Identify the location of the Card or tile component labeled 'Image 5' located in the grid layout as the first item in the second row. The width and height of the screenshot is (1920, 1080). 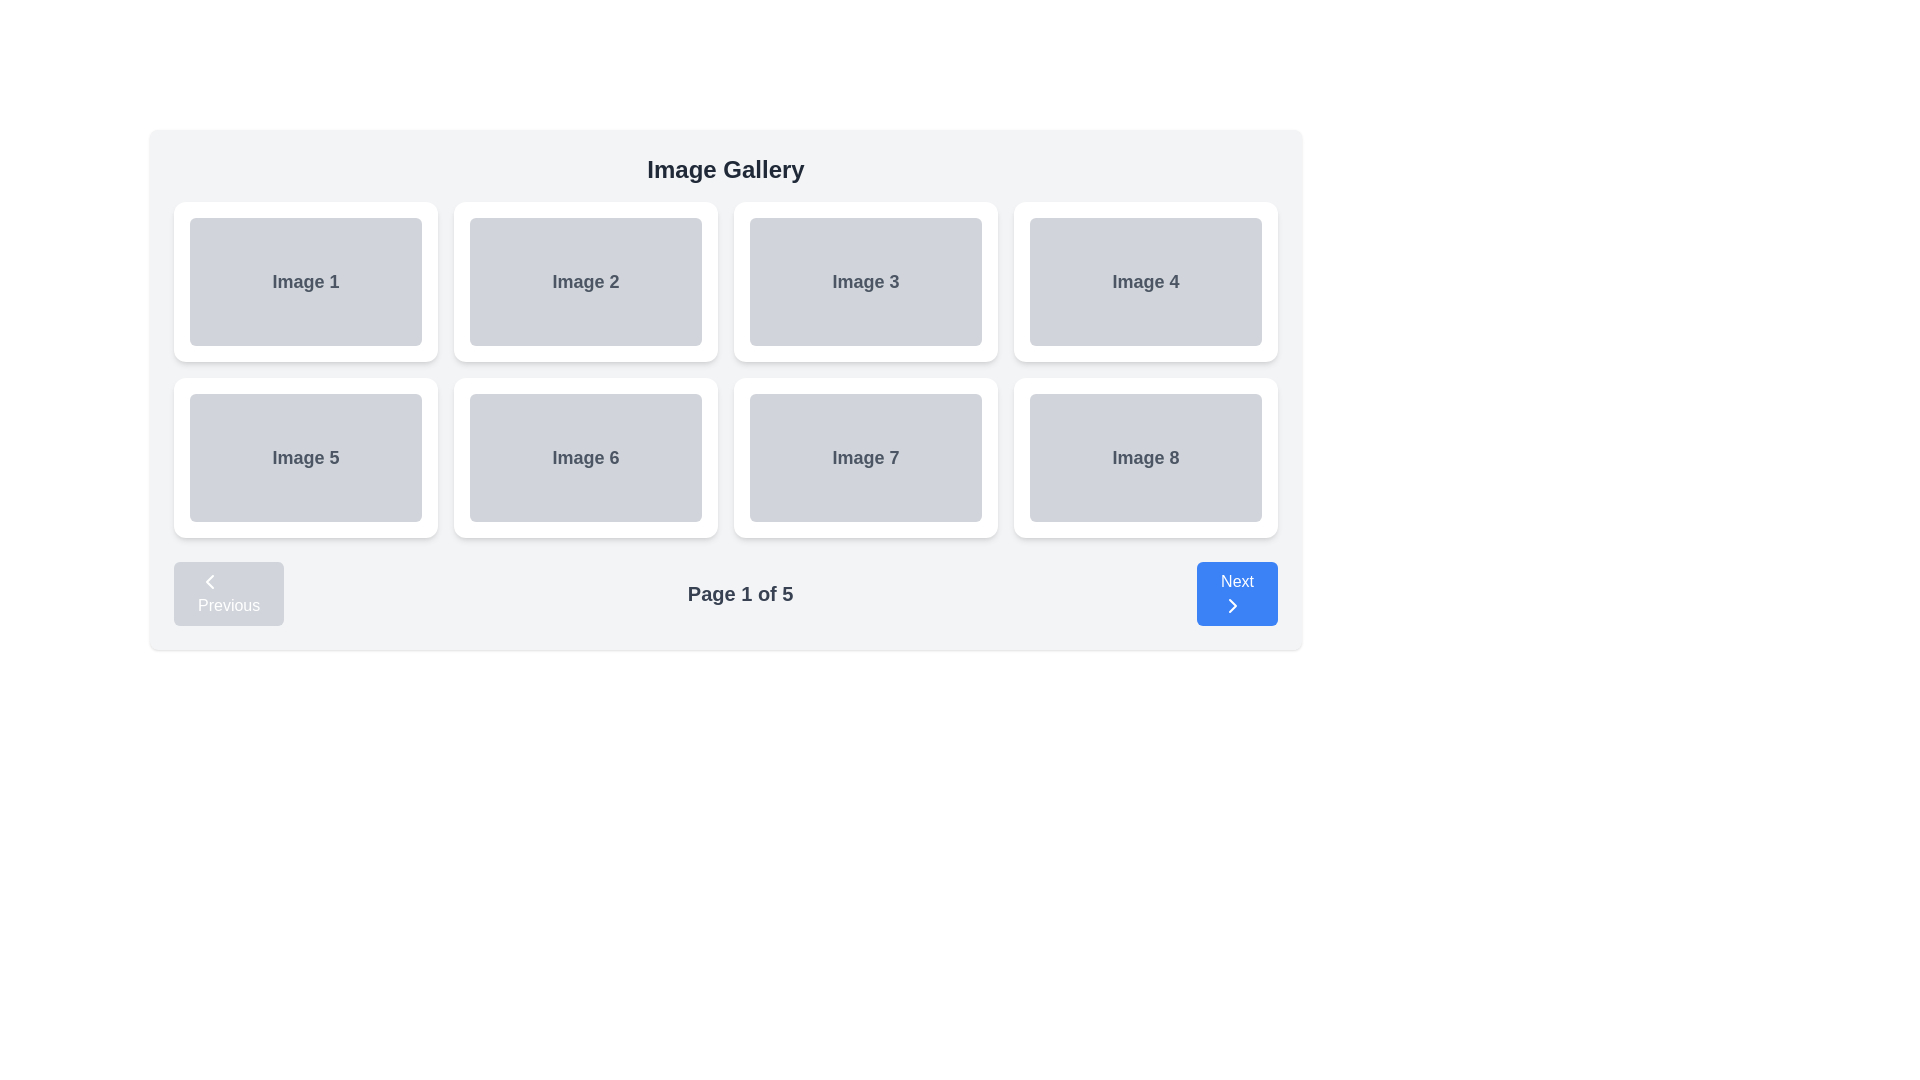
(305, 458).